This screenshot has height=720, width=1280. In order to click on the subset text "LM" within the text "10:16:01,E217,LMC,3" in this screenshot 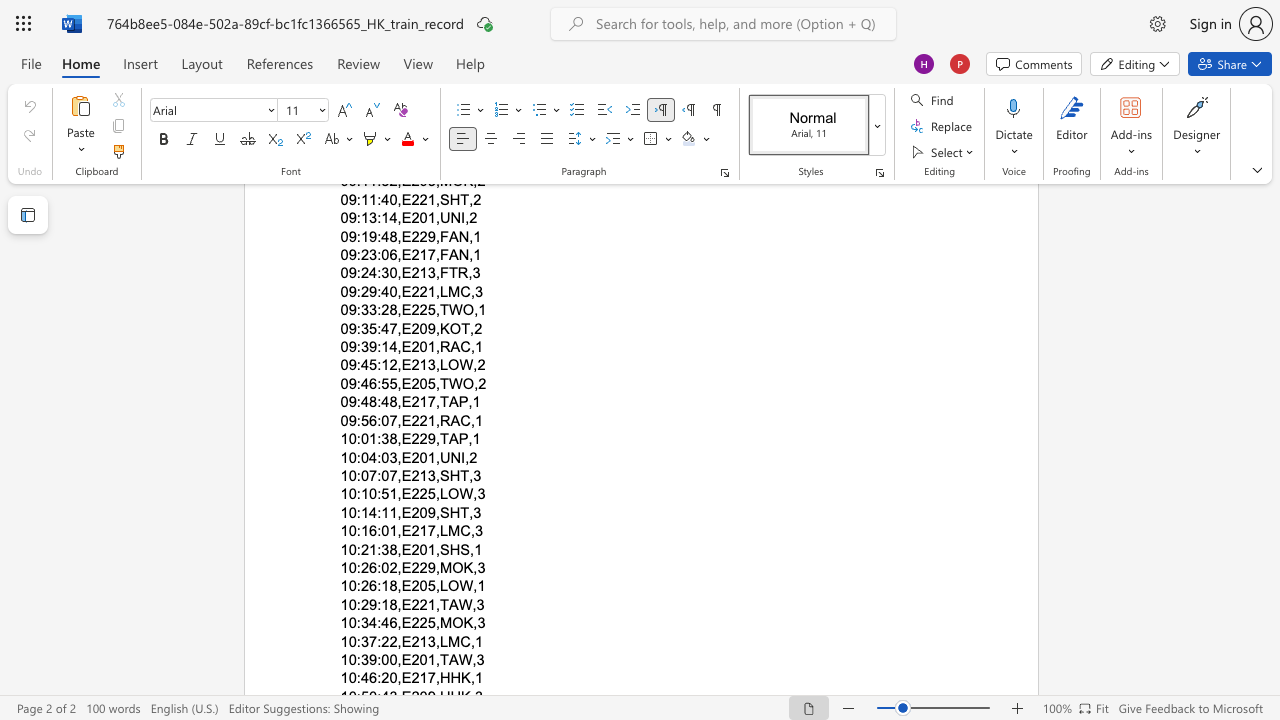, I will do `click(438, 530)`.